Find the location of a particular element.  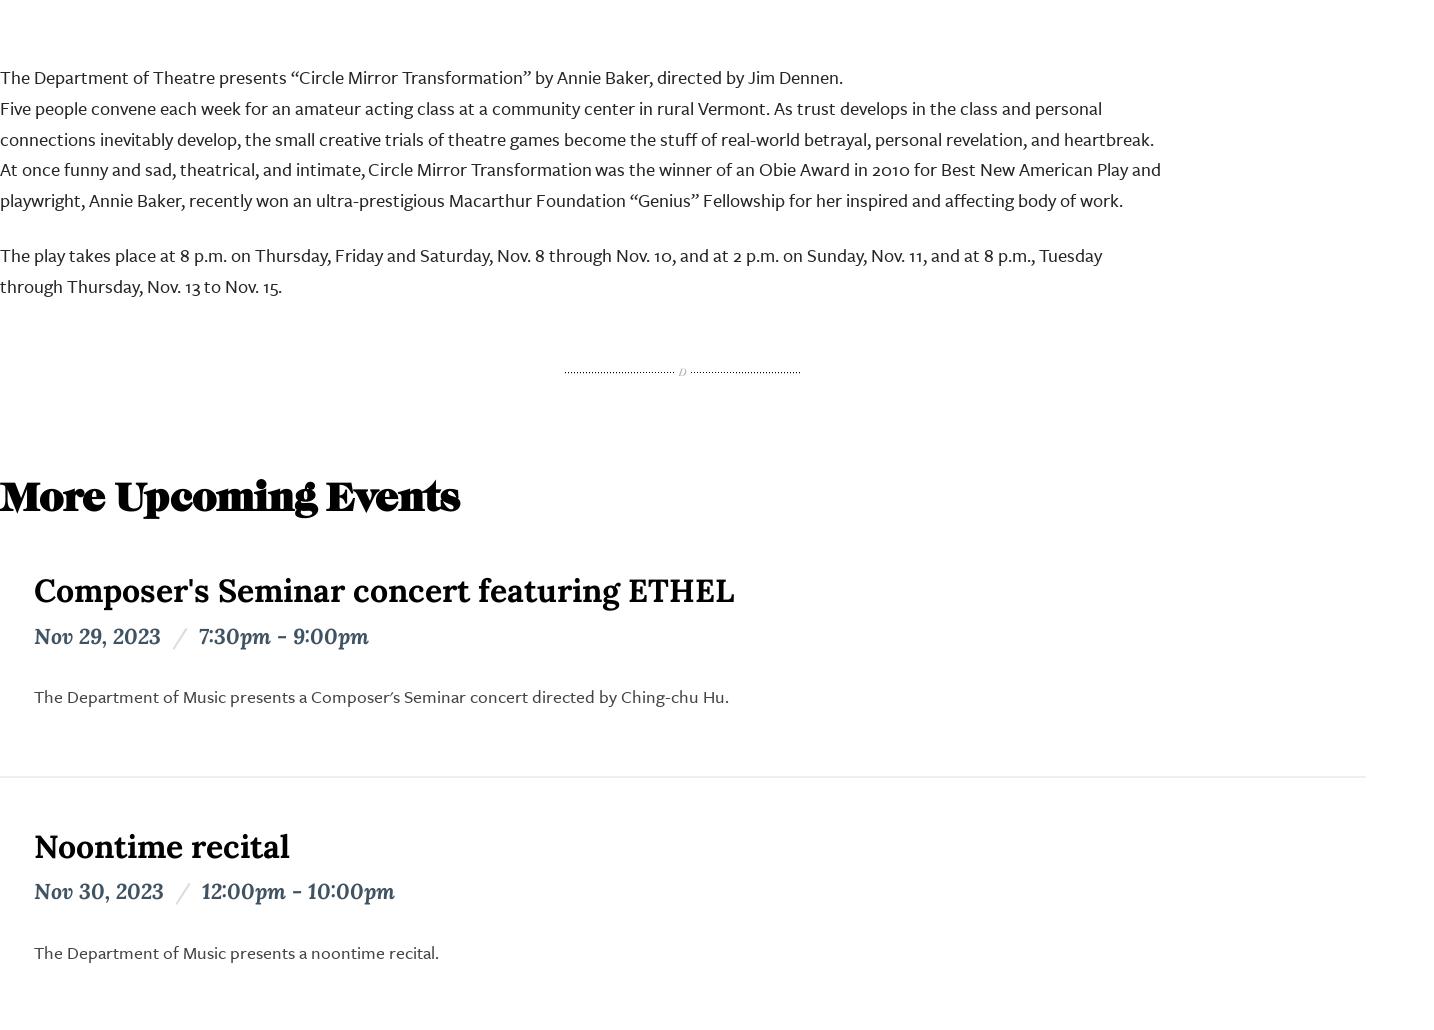

'Schedule A Visit' is located at coordinates (545, 831).